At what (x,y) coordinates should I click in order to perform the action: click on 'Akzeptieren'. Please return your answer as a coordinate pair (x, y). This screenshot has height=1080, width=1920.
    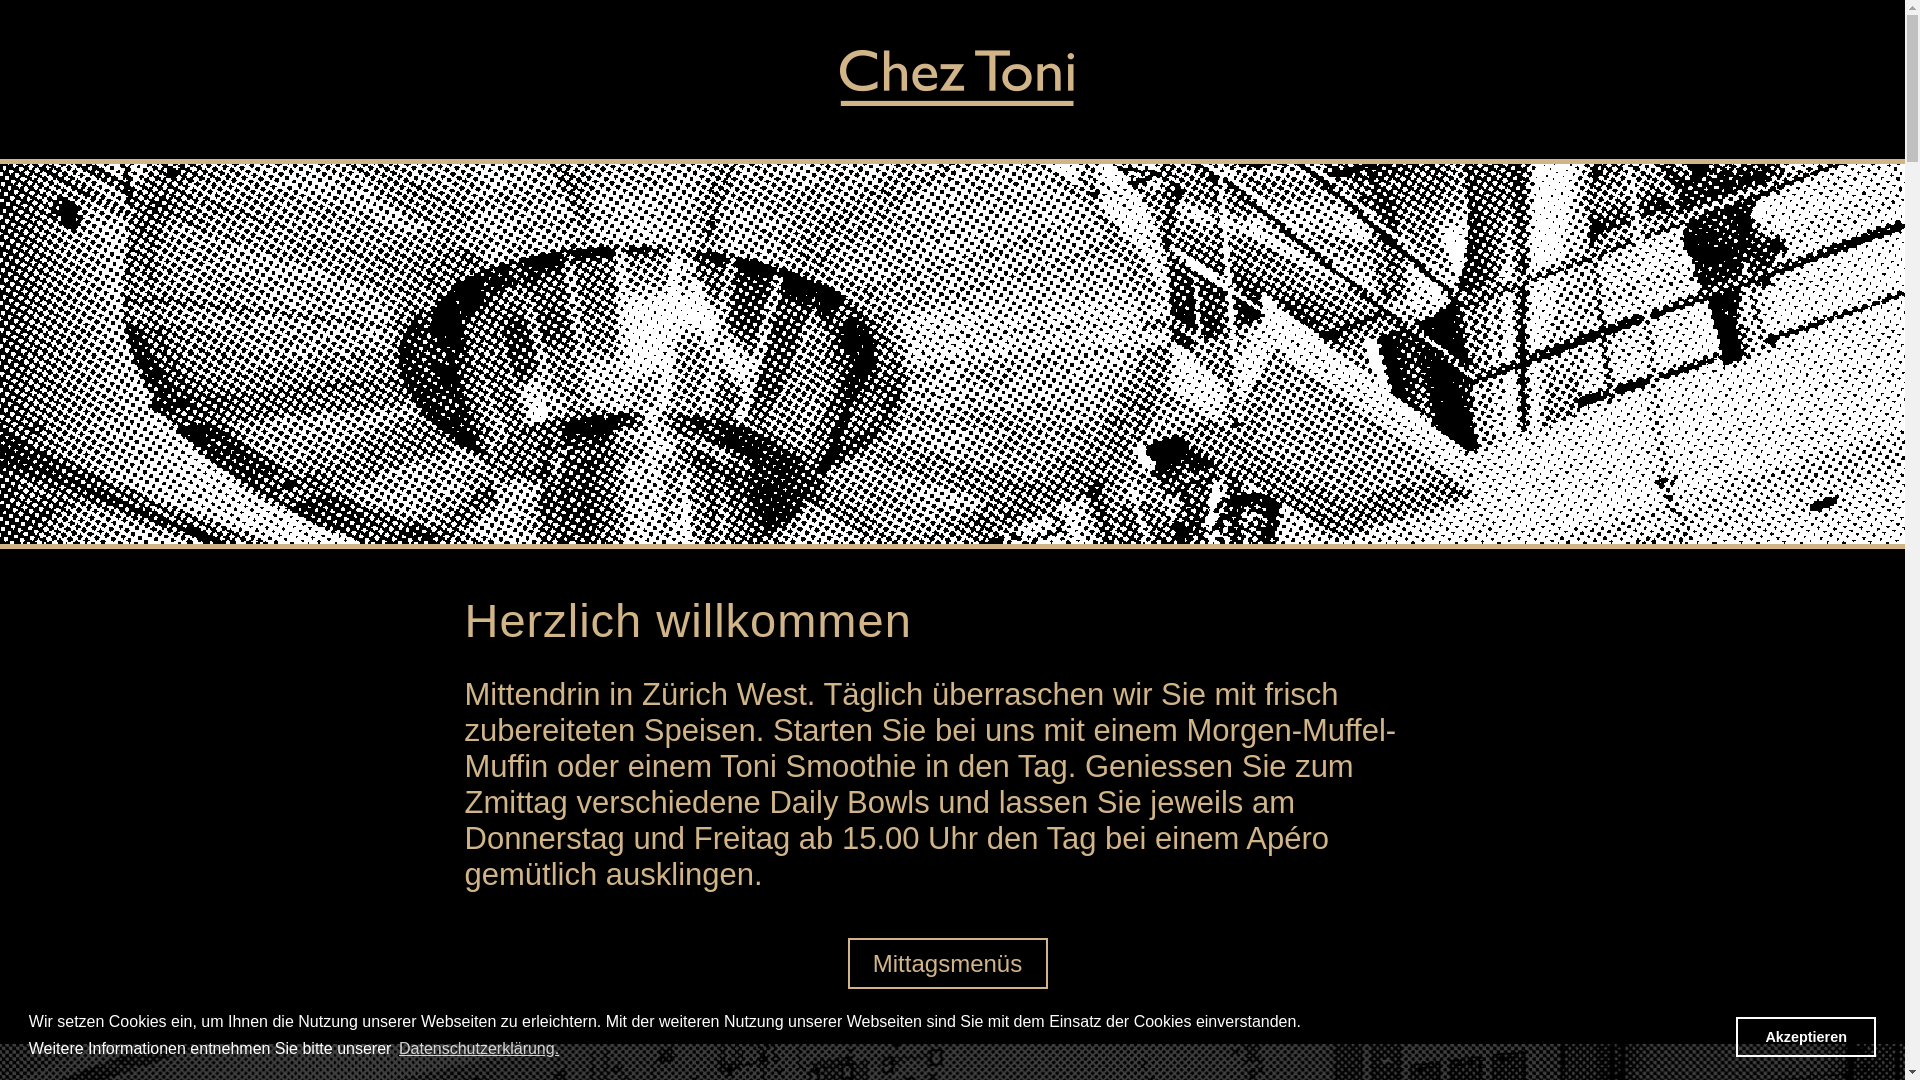
    Looking at the image, I should click on (1805, 1036).